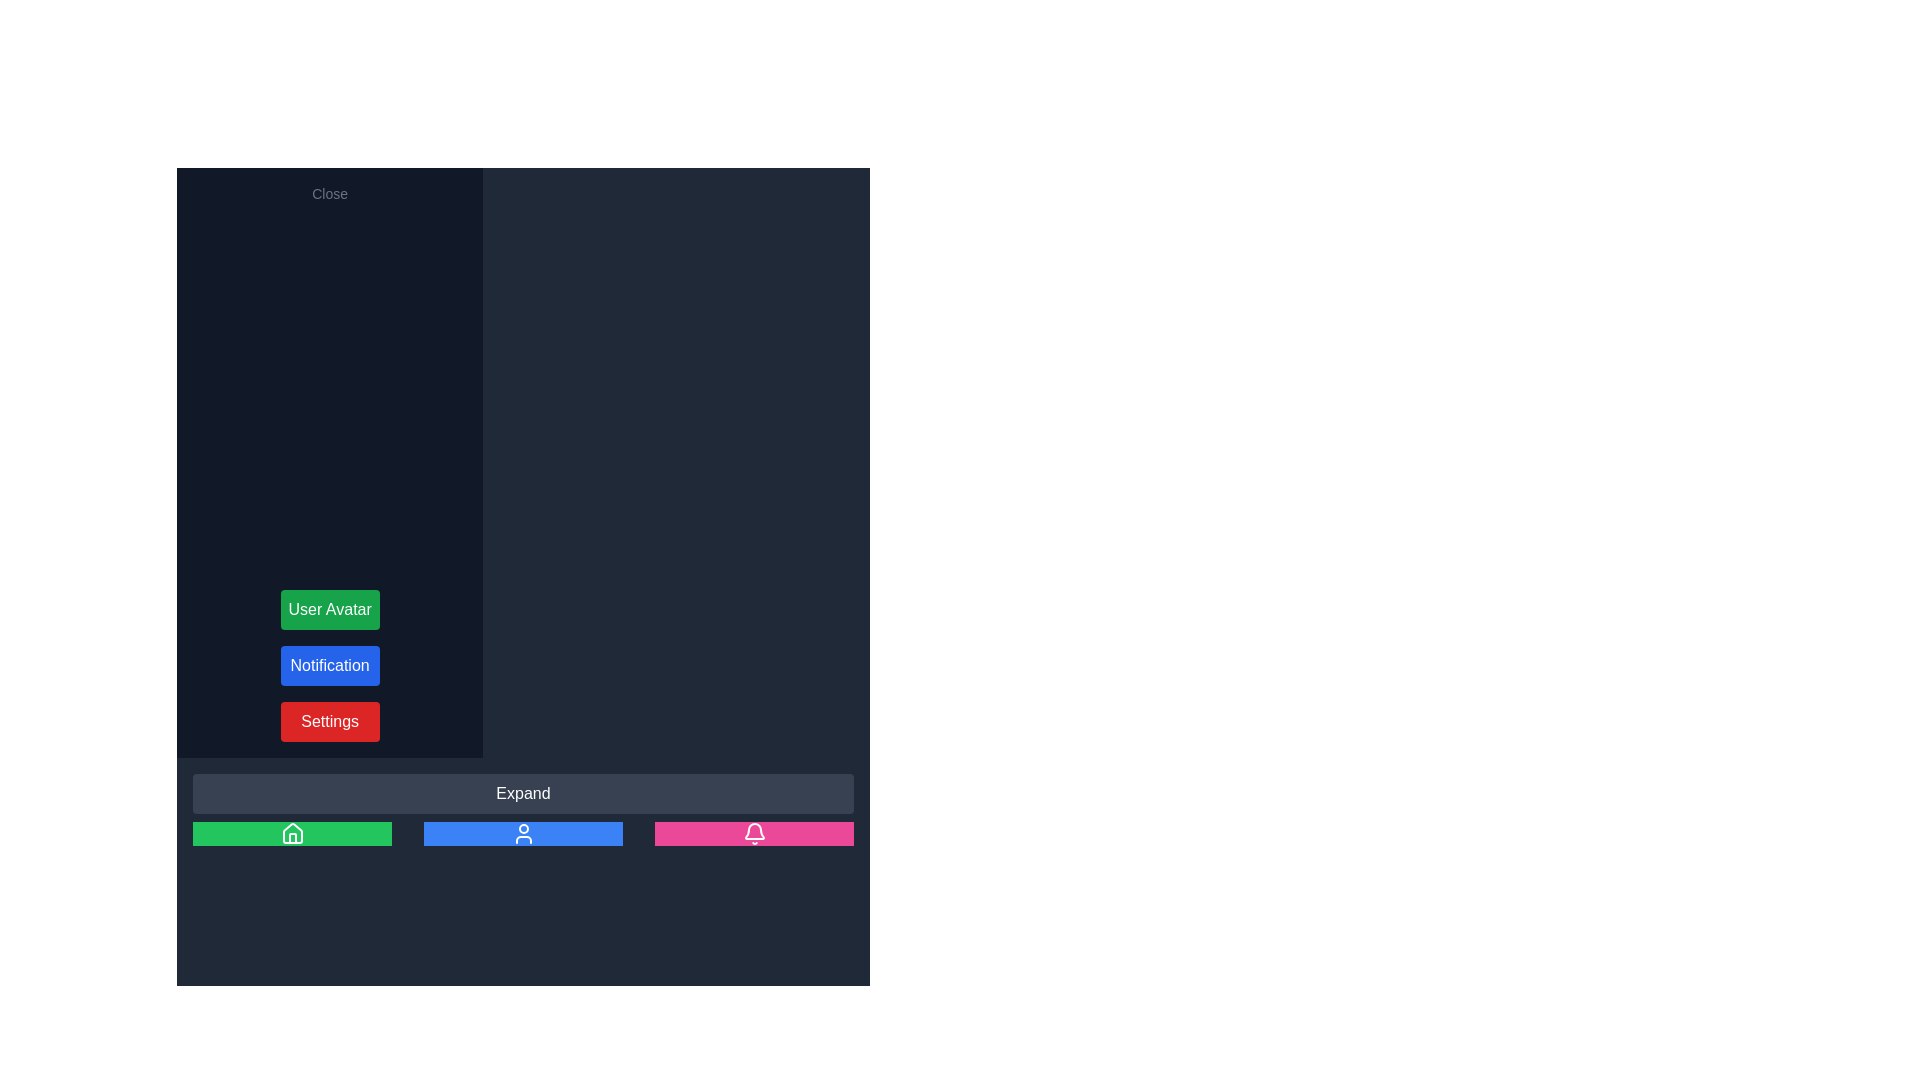 This screenshot has width=1920, height=1080. Describe the element at coordinates (330, 193) in the screenshot. I see `the 'Close' button, a small gray text label located at the top of the interface` at that location.